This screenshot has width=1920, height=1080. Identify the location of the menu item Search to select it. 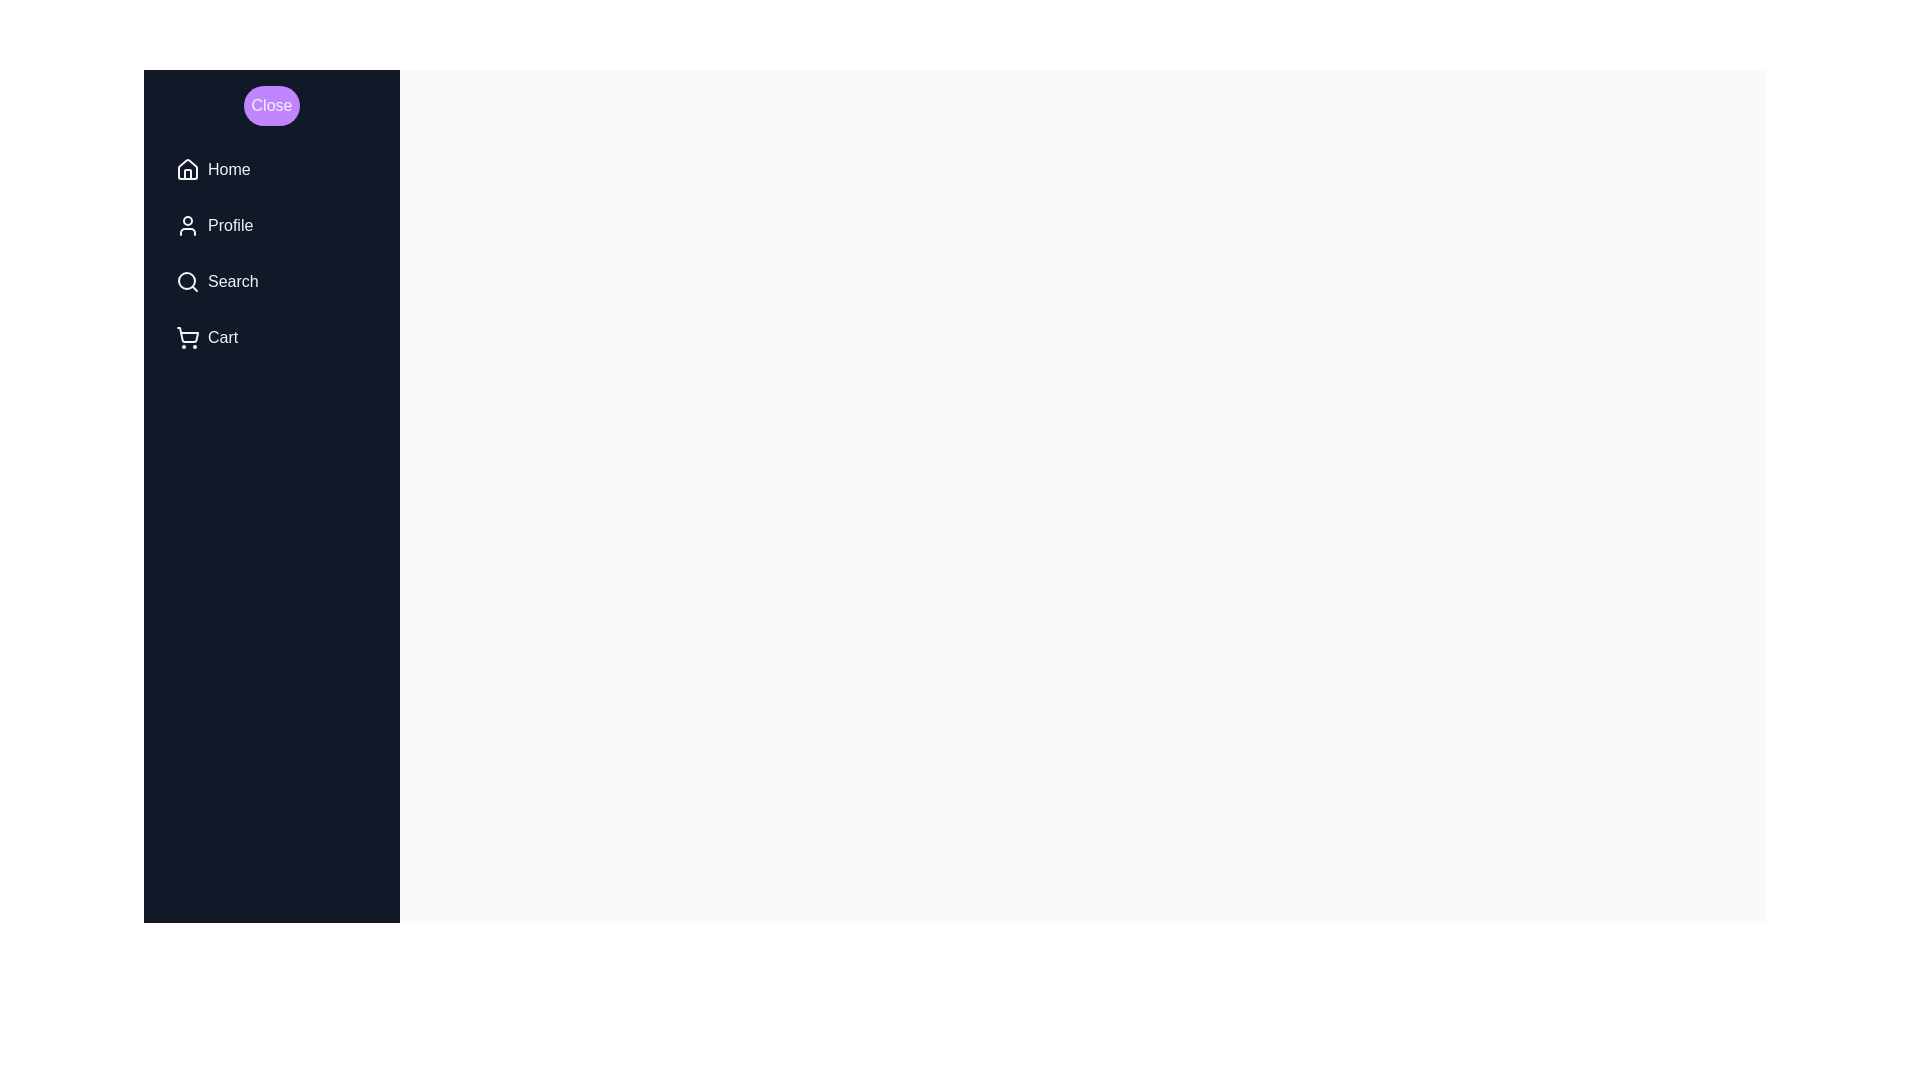
(271, 281).